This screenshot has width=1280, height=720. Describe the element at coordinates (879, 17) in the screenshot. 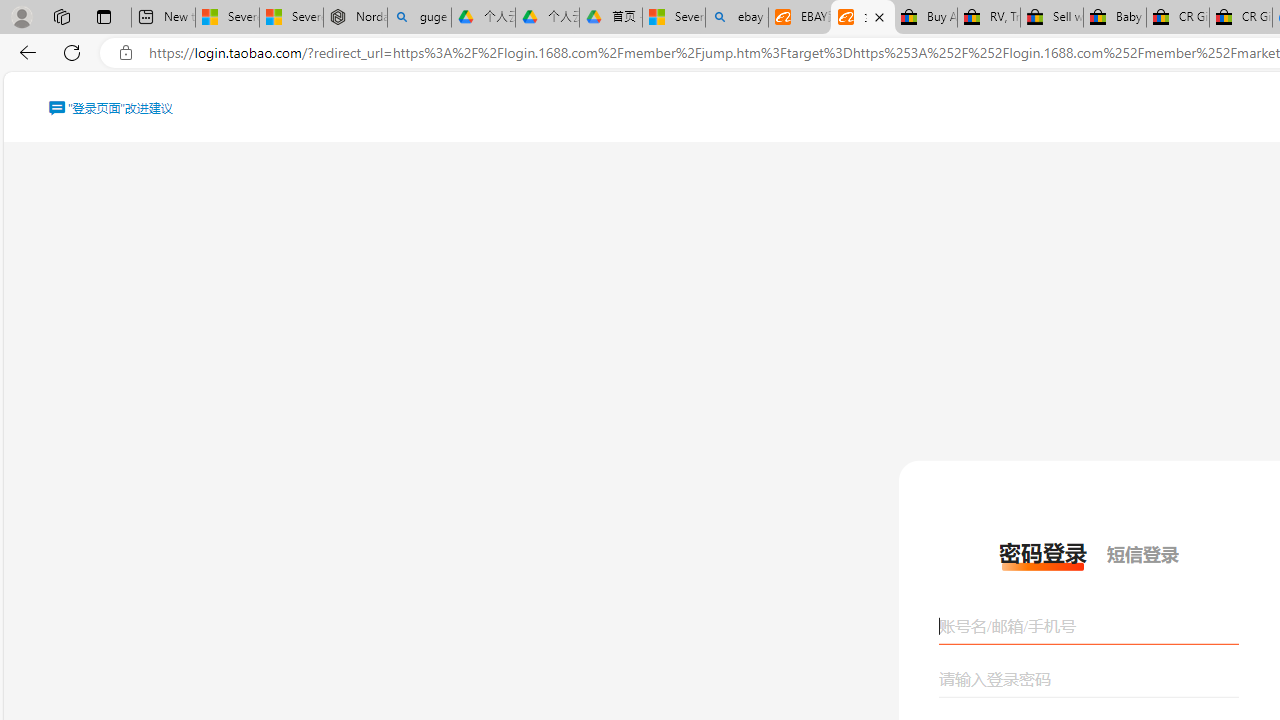

I see `'Close tab'` at that location.